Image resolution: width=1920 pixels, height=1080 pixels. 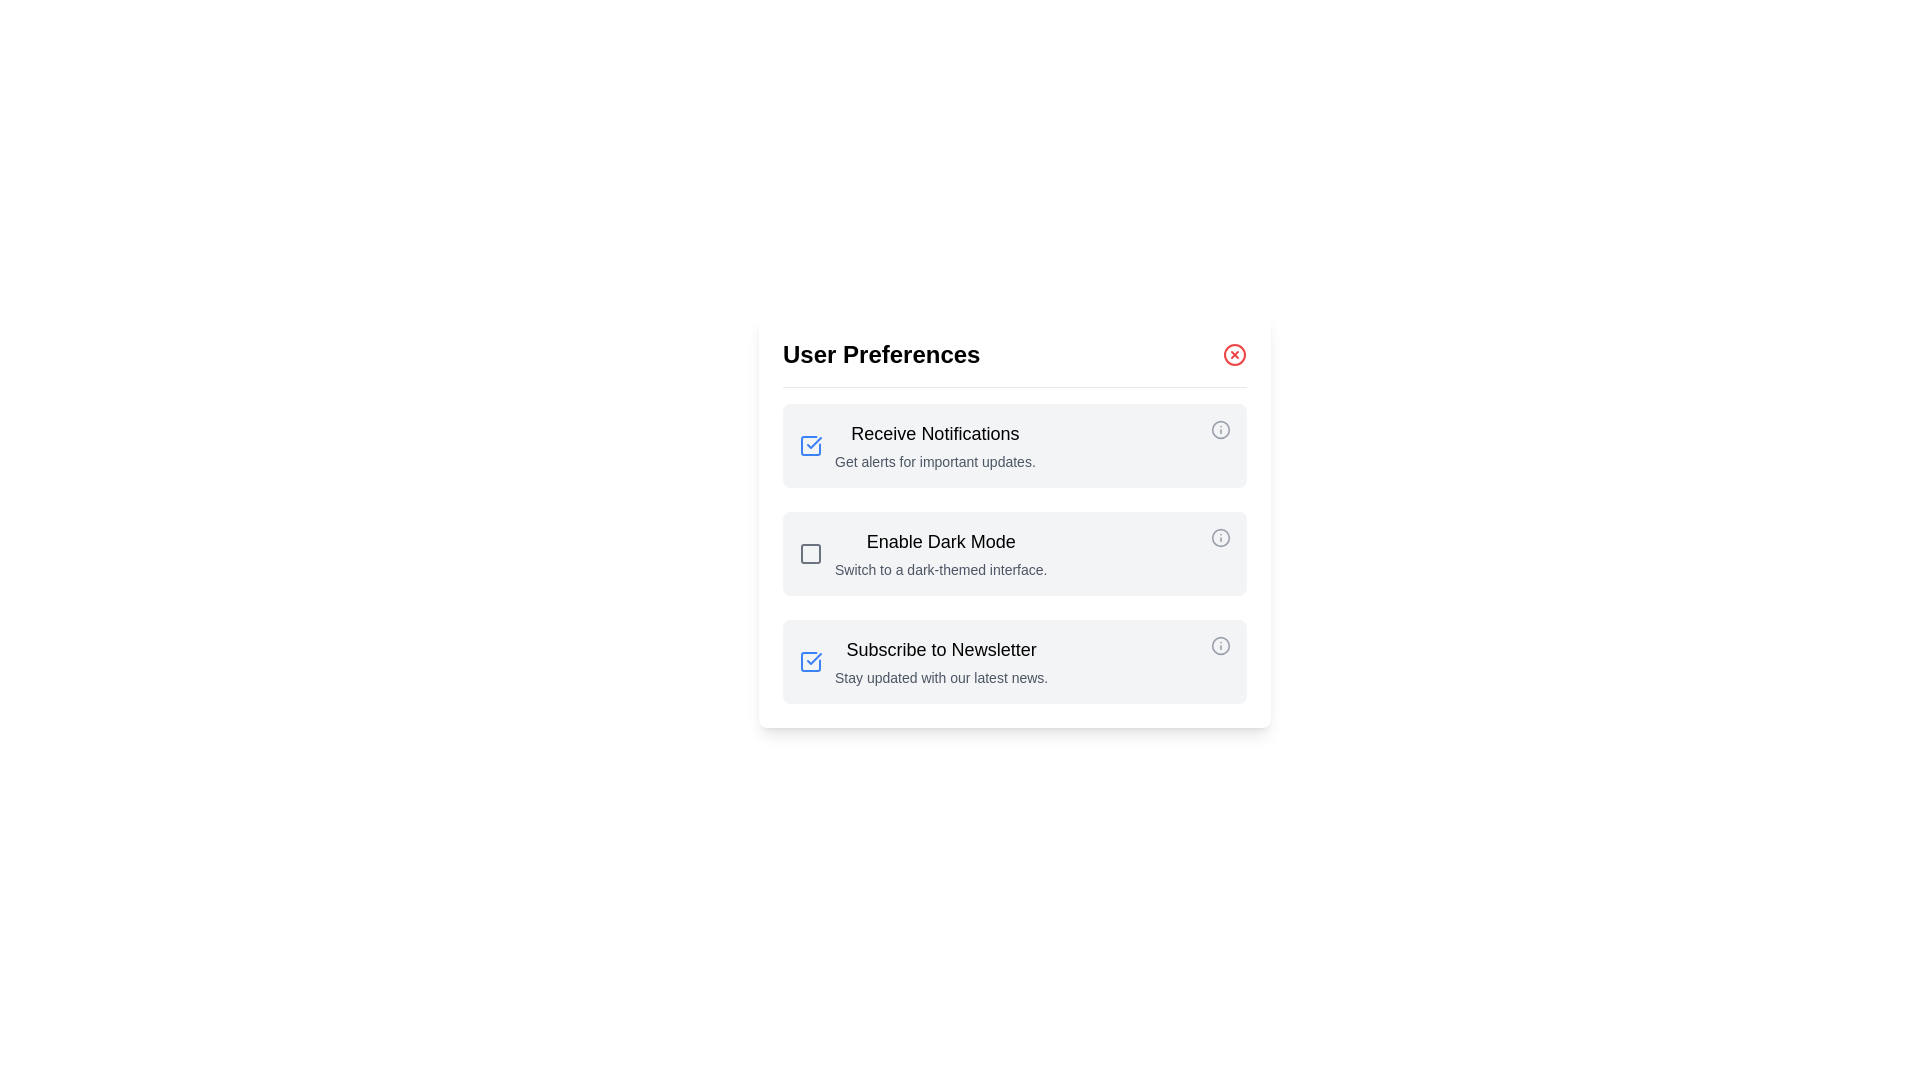 I want to click on the blue checkbox with a check mark inside, which is positioned to the left of the text 'Receive Notifications', so click(x=816, y=445).